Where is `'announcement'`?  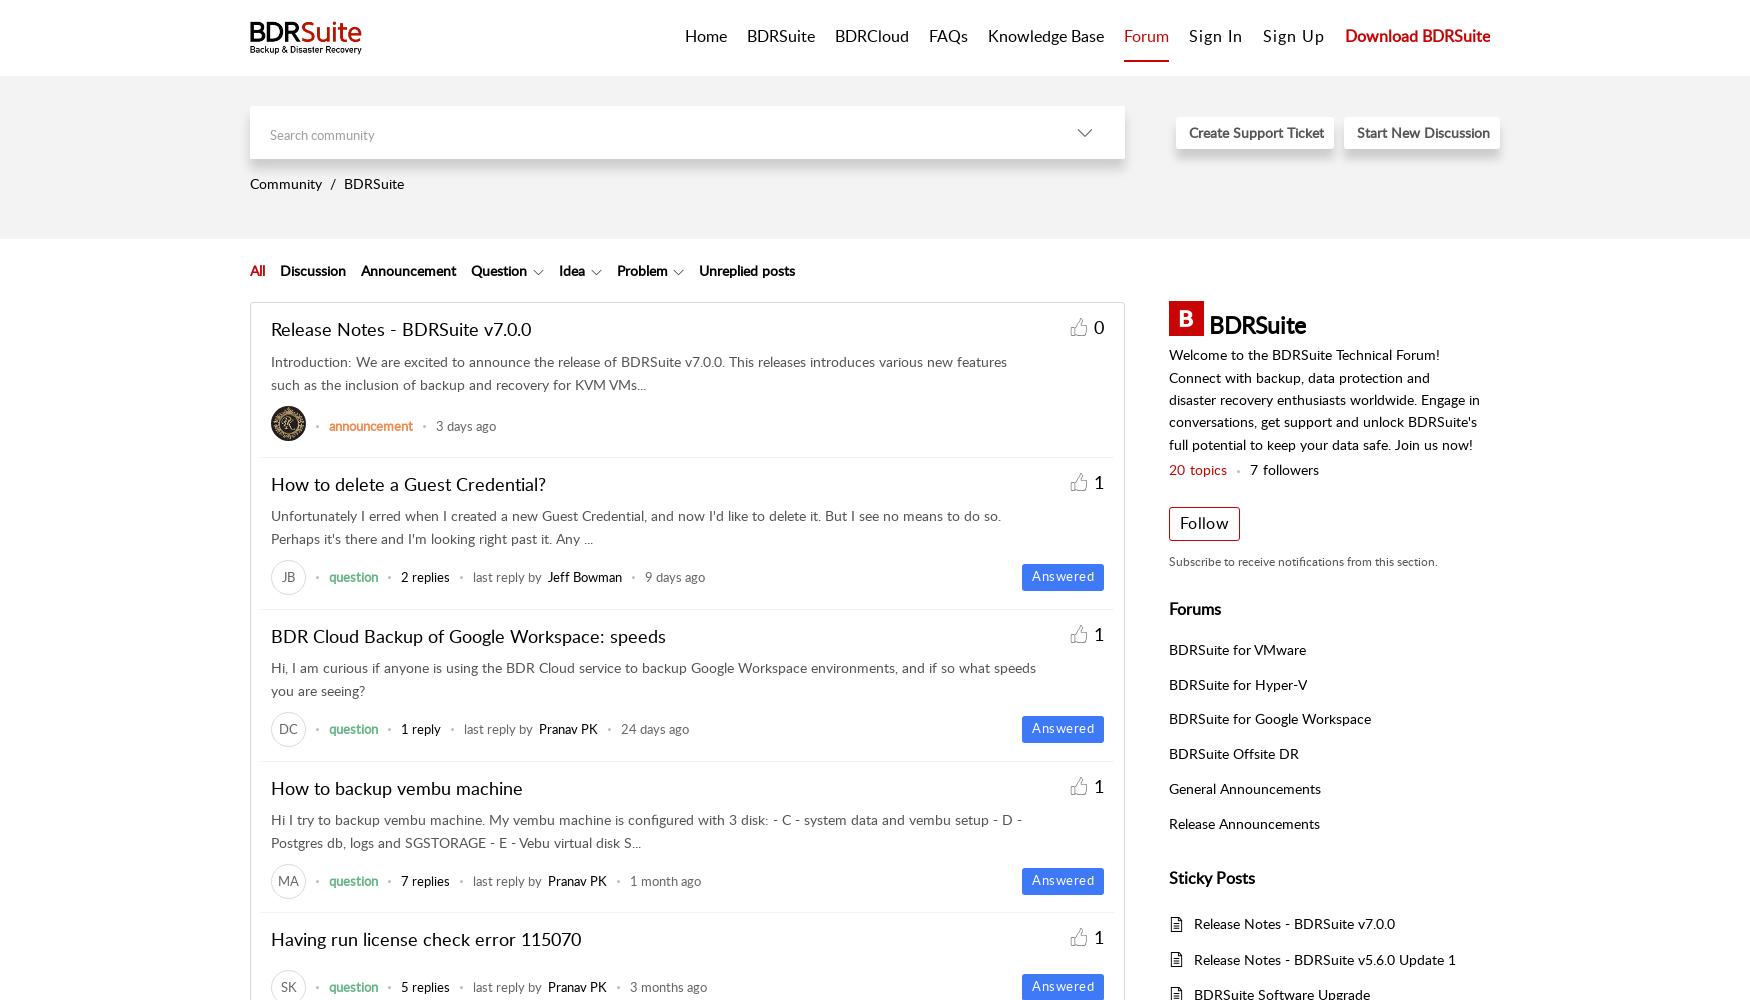 'announcement' is located at coordinates (371, 425).